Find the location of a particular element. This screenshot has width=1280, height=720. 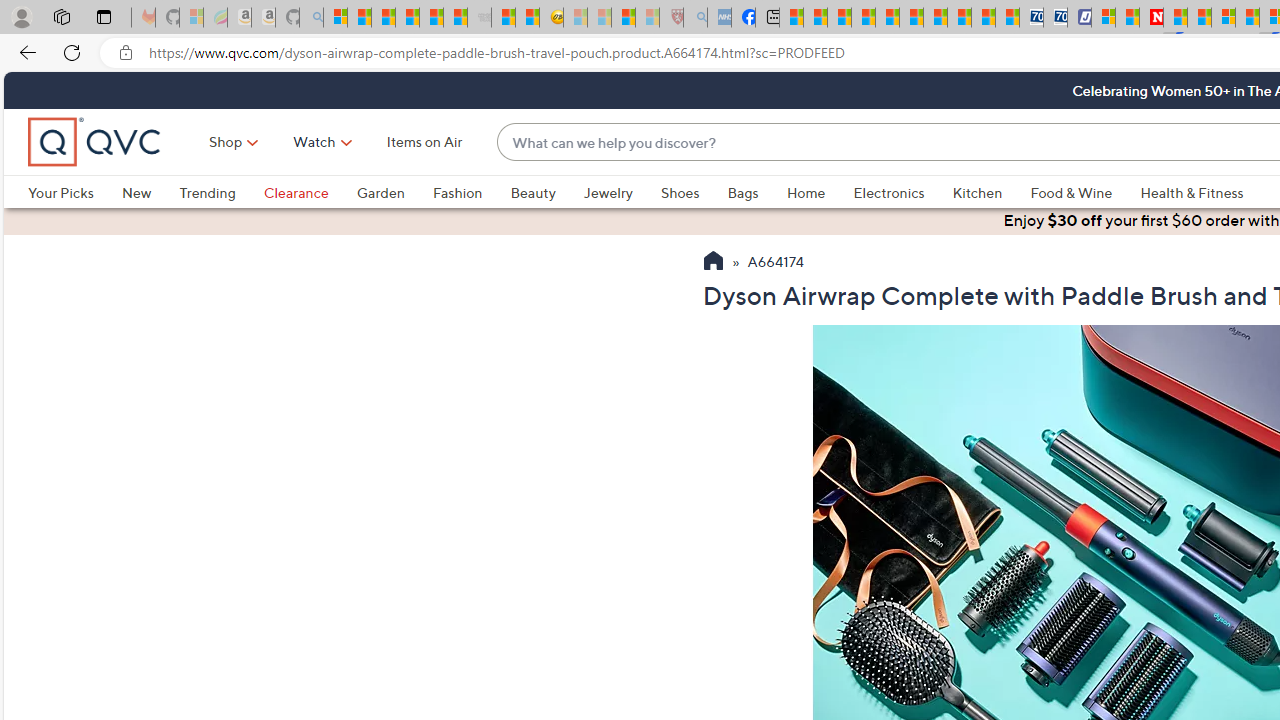

'Kitchen' is located at coordinates (991, 192).